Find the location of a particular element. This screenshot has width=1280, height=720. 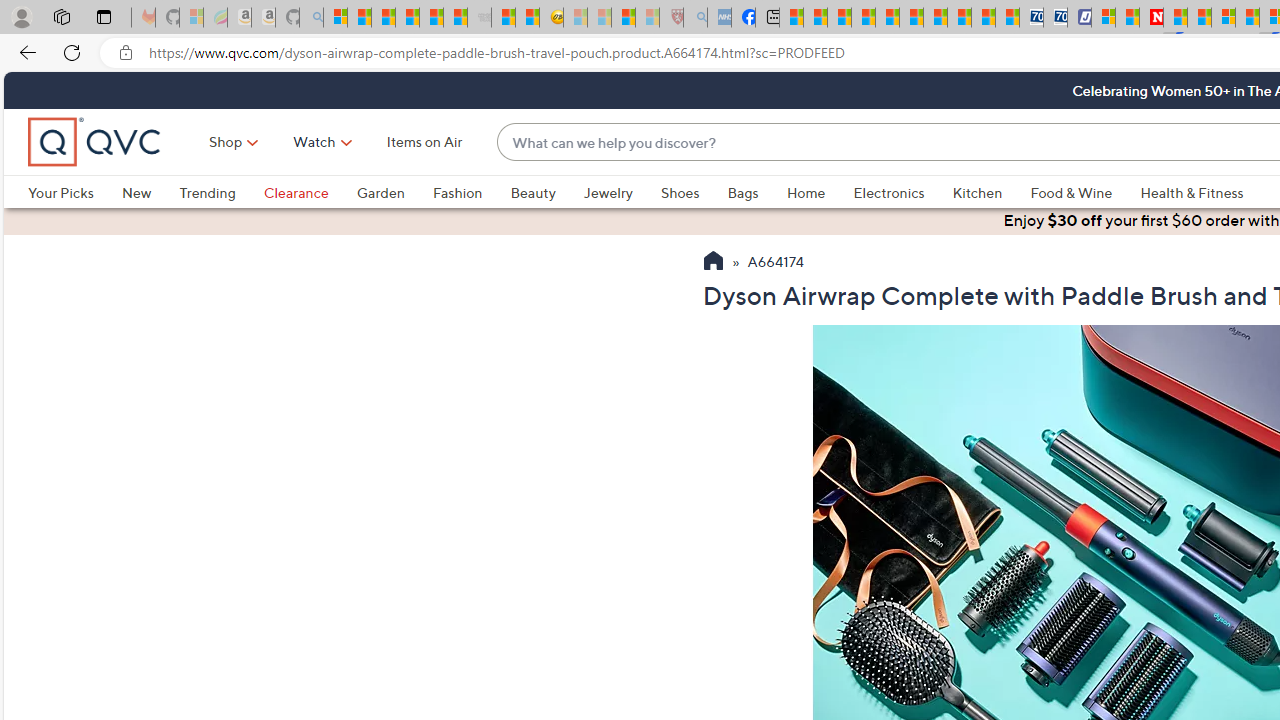

'Kitchen' is located at coordinates (991, 192).